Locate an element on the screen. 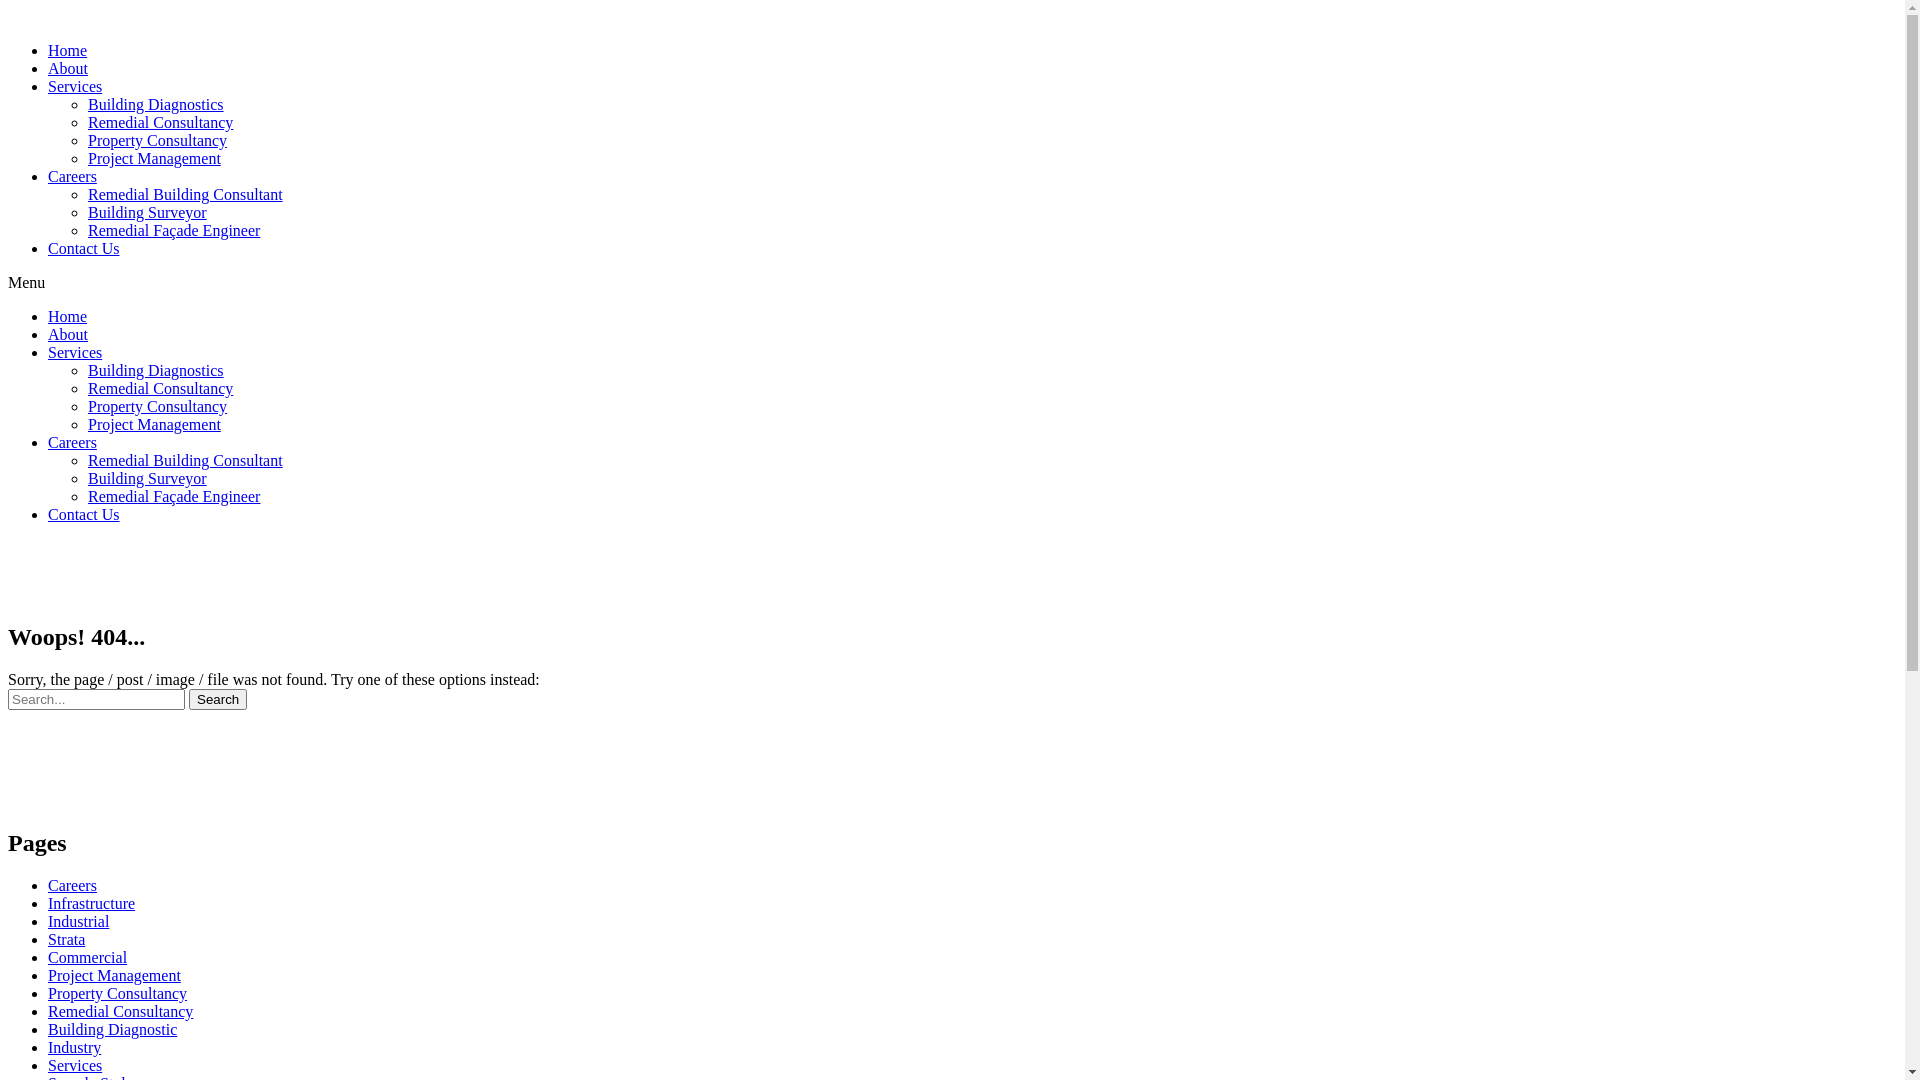 The height and width of the screenshot is (1080, 1920). 'Home' is located at coordinates (67, 315).